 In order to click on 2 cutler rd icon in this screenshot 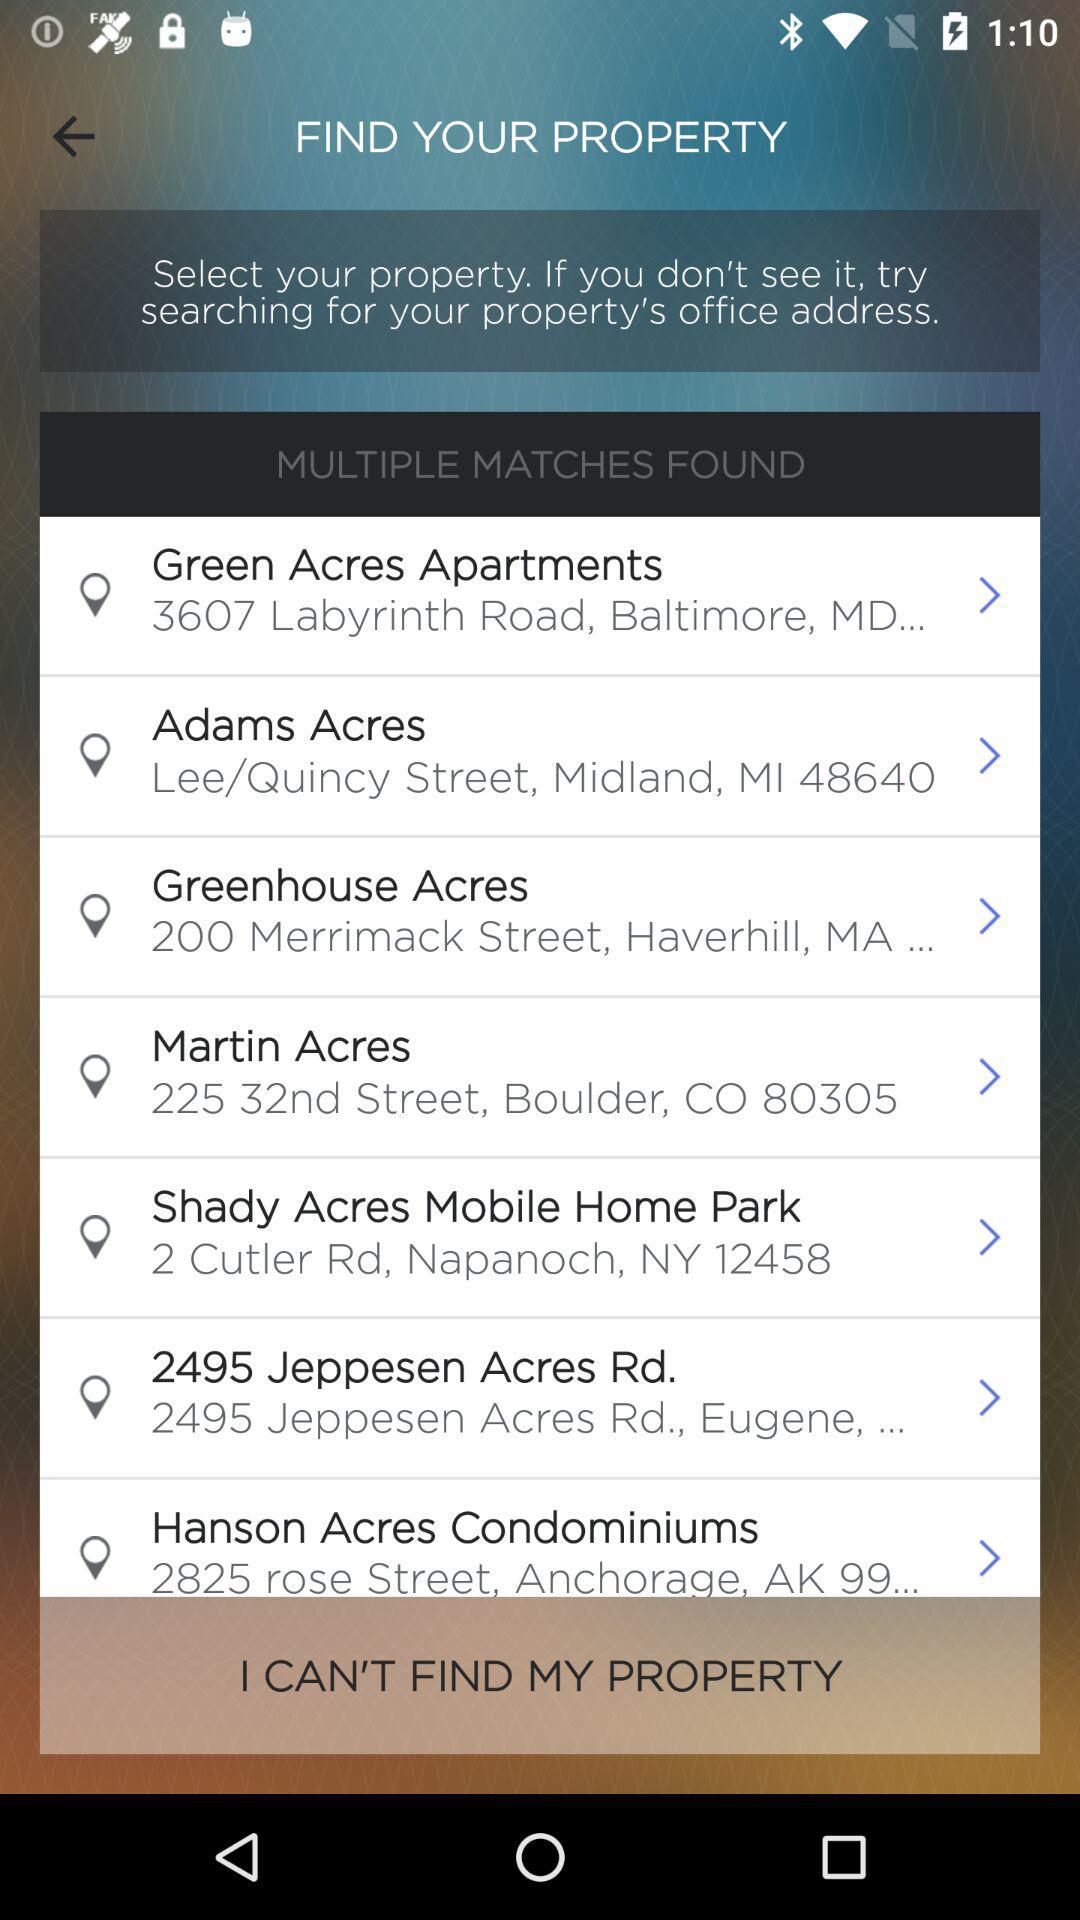, I will do `click(491, 1262)`.